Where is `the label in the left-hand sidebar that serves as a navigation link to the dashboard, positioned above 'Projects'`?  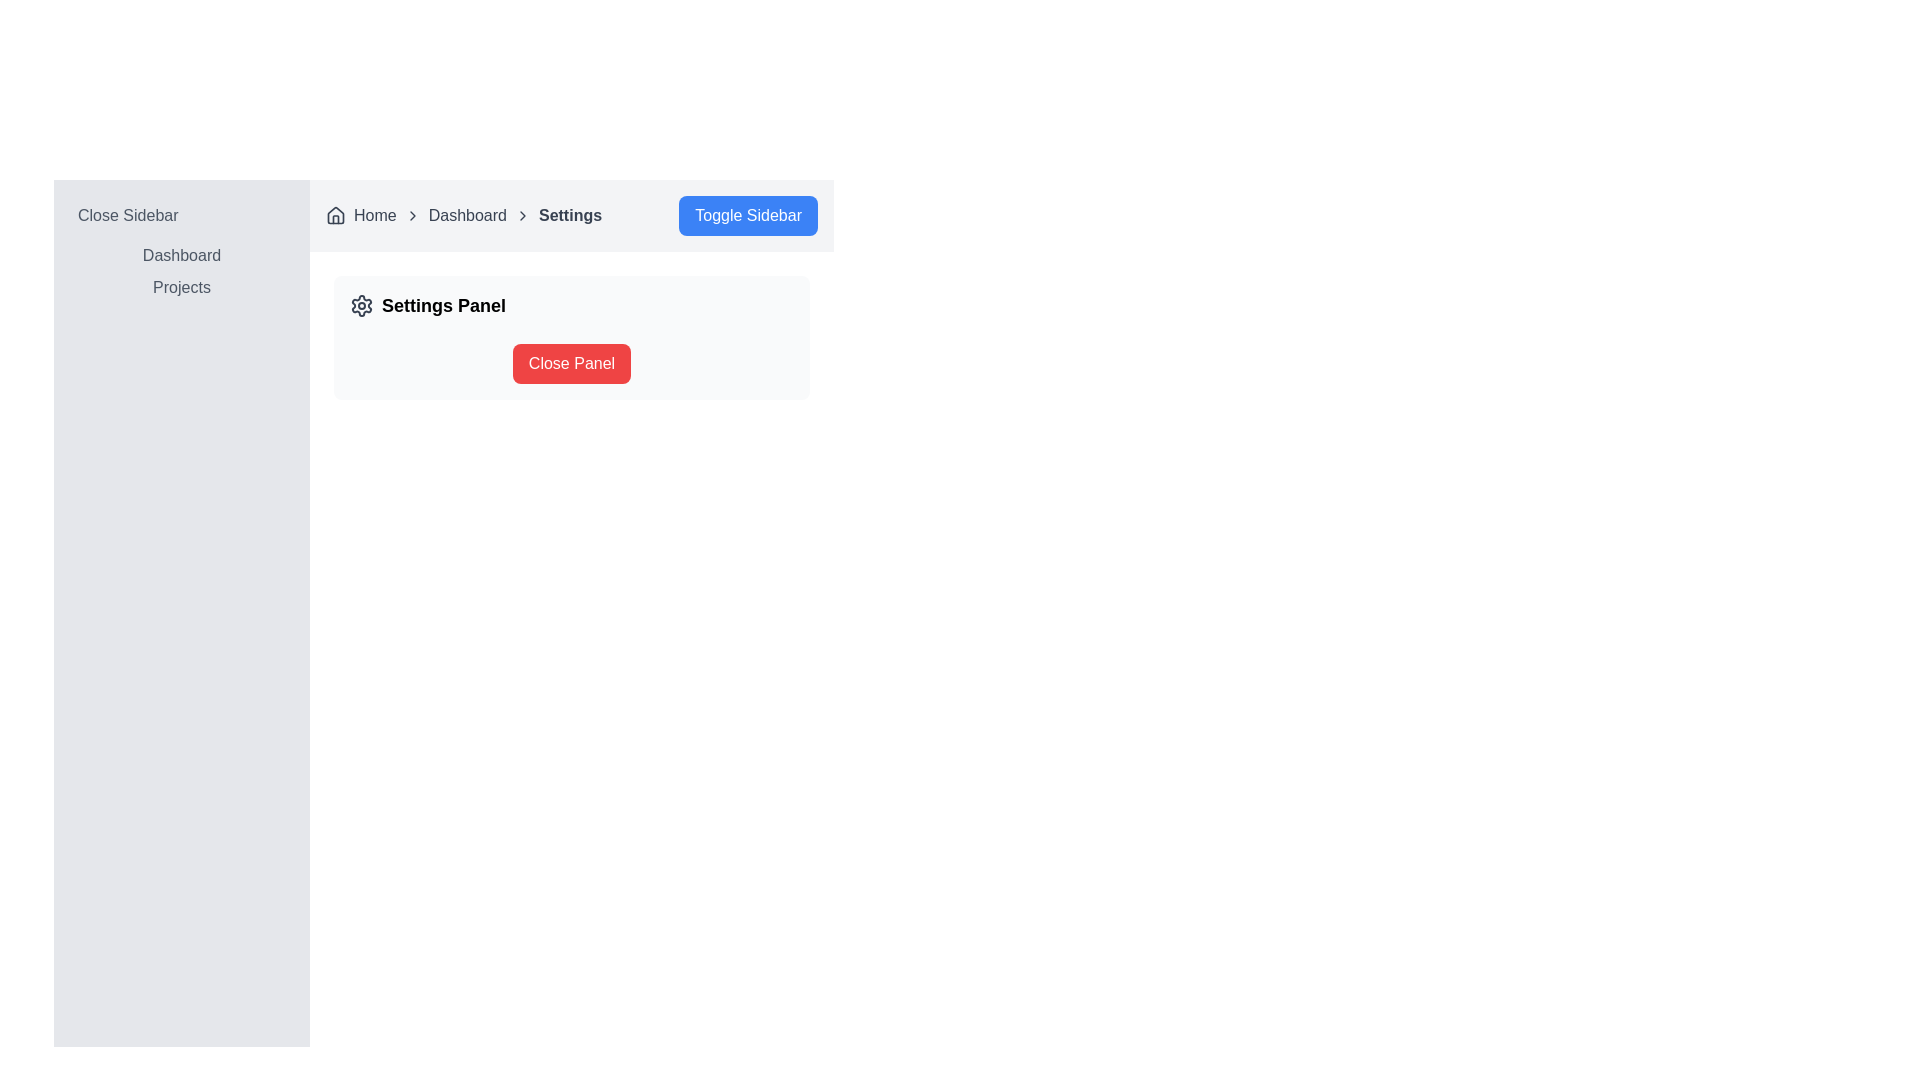
the label in the left-hand sidebar that serves as a navigation link to the dashboard, positioned above 'Projects' is located at coordinates (182, 254).